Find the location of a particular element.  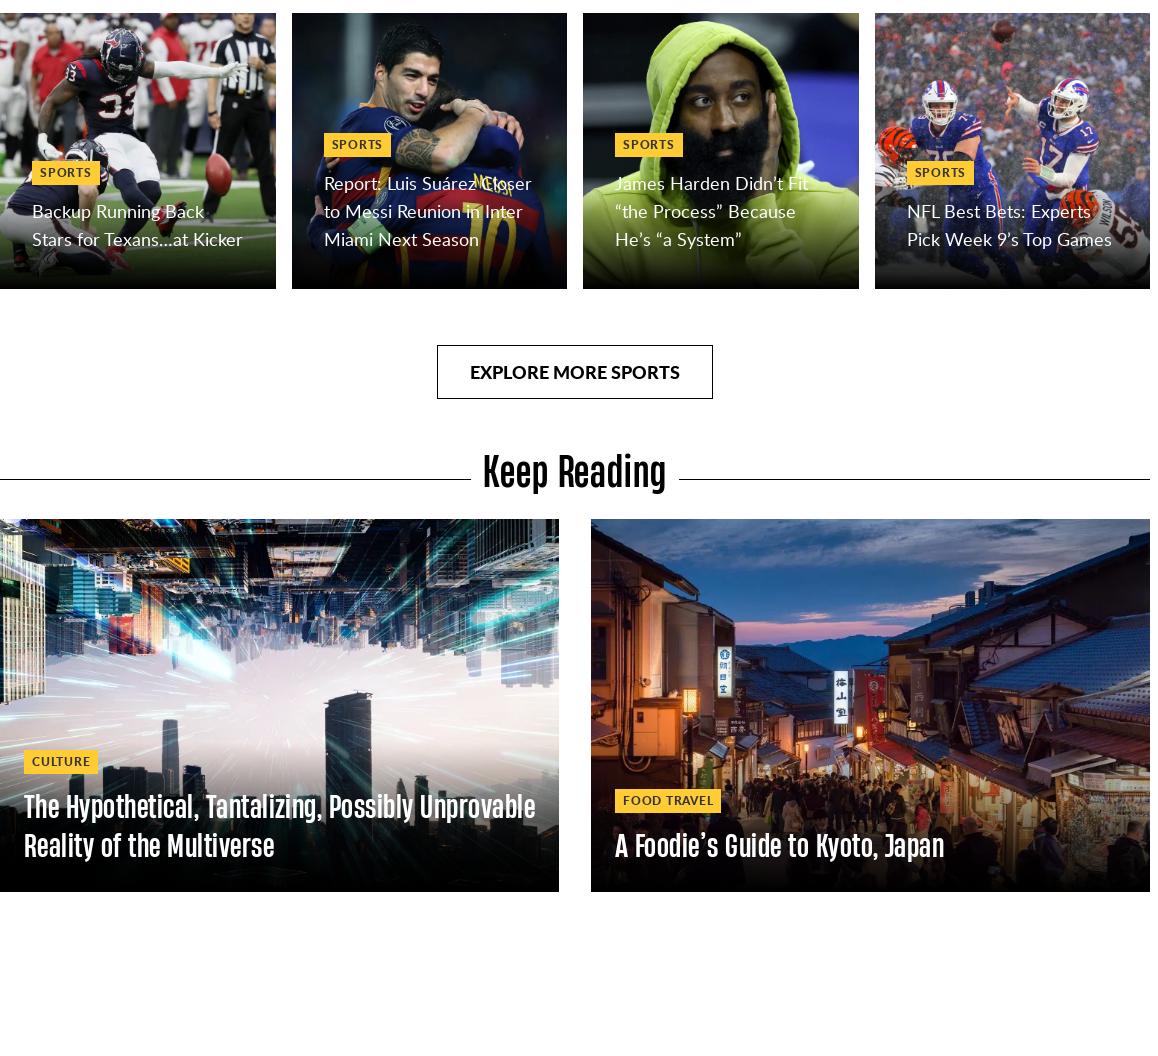

'James Harden Didn’t Fit “the Process” Because He’s “a System”' is located at coordinates (710, 209).